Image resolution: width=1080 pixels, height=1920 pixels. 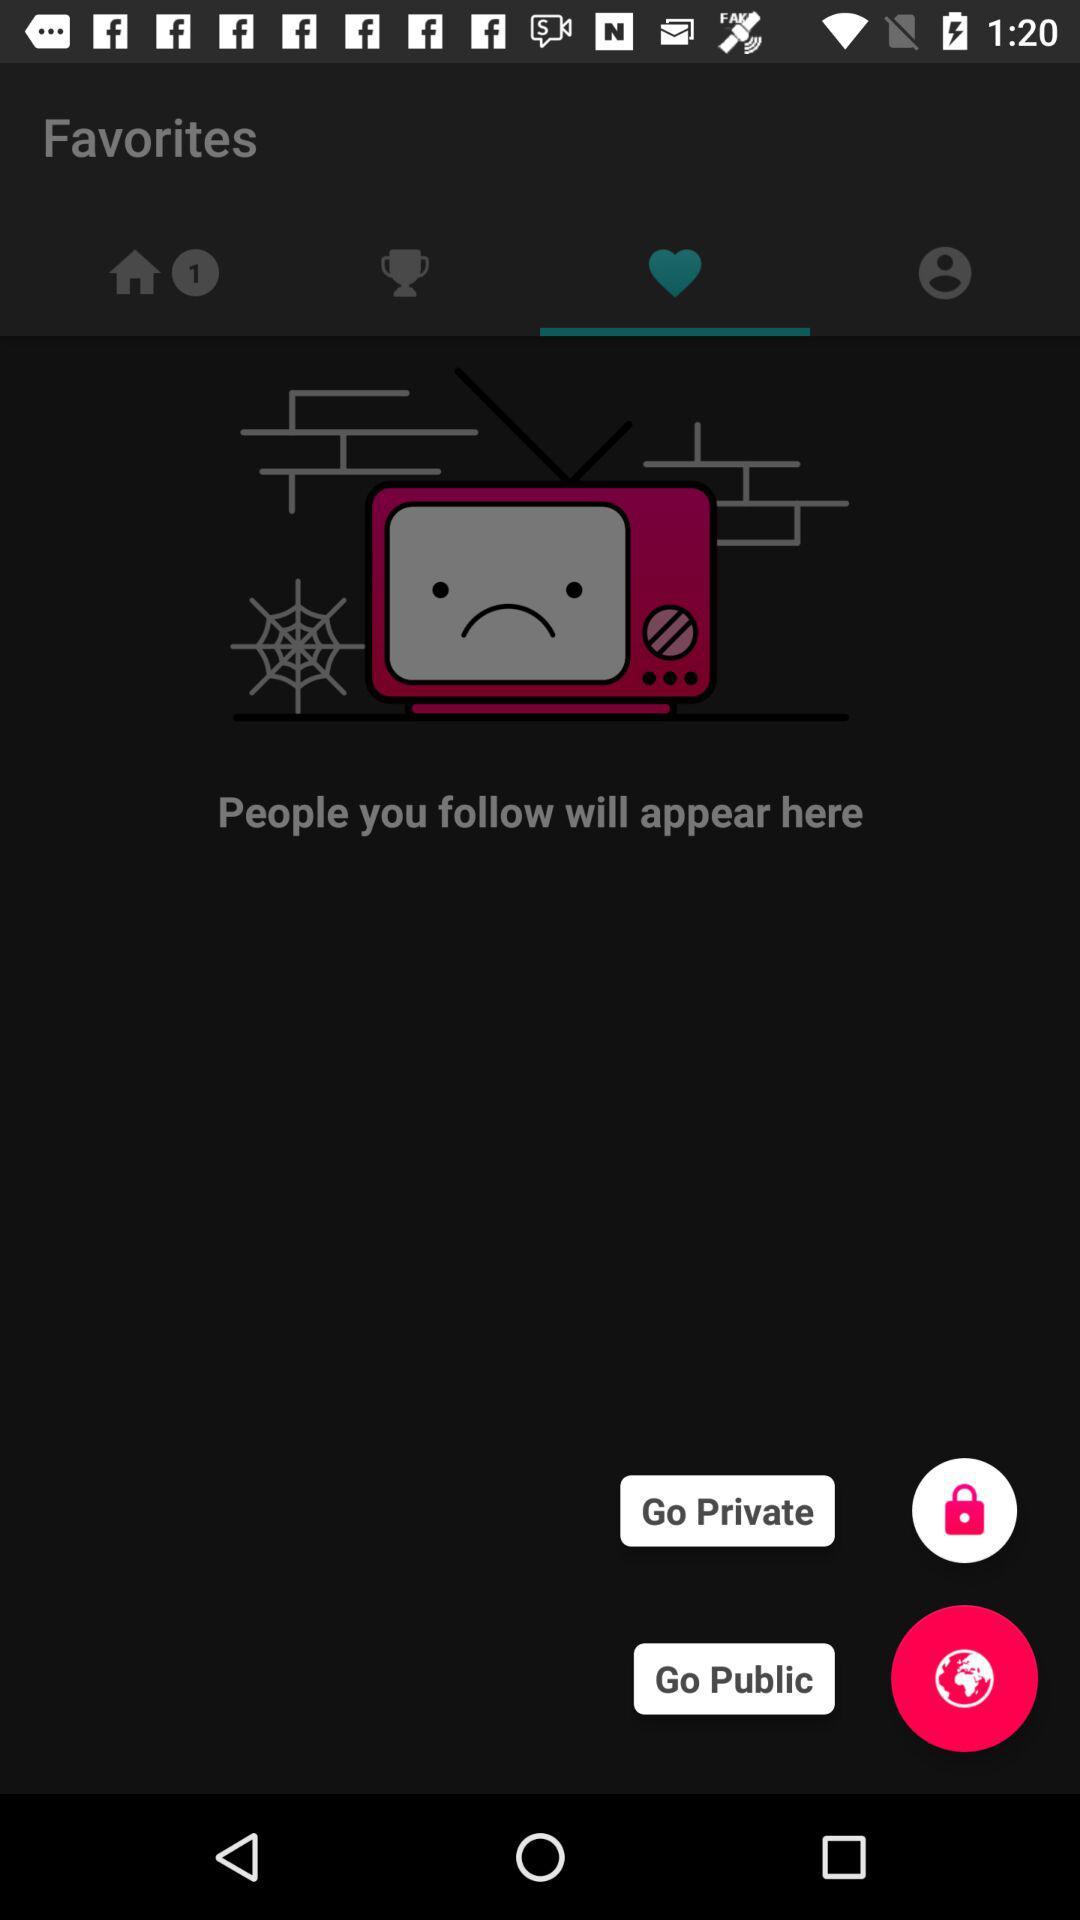 I want to click on the globe icon, so click(x=963, y=1678).